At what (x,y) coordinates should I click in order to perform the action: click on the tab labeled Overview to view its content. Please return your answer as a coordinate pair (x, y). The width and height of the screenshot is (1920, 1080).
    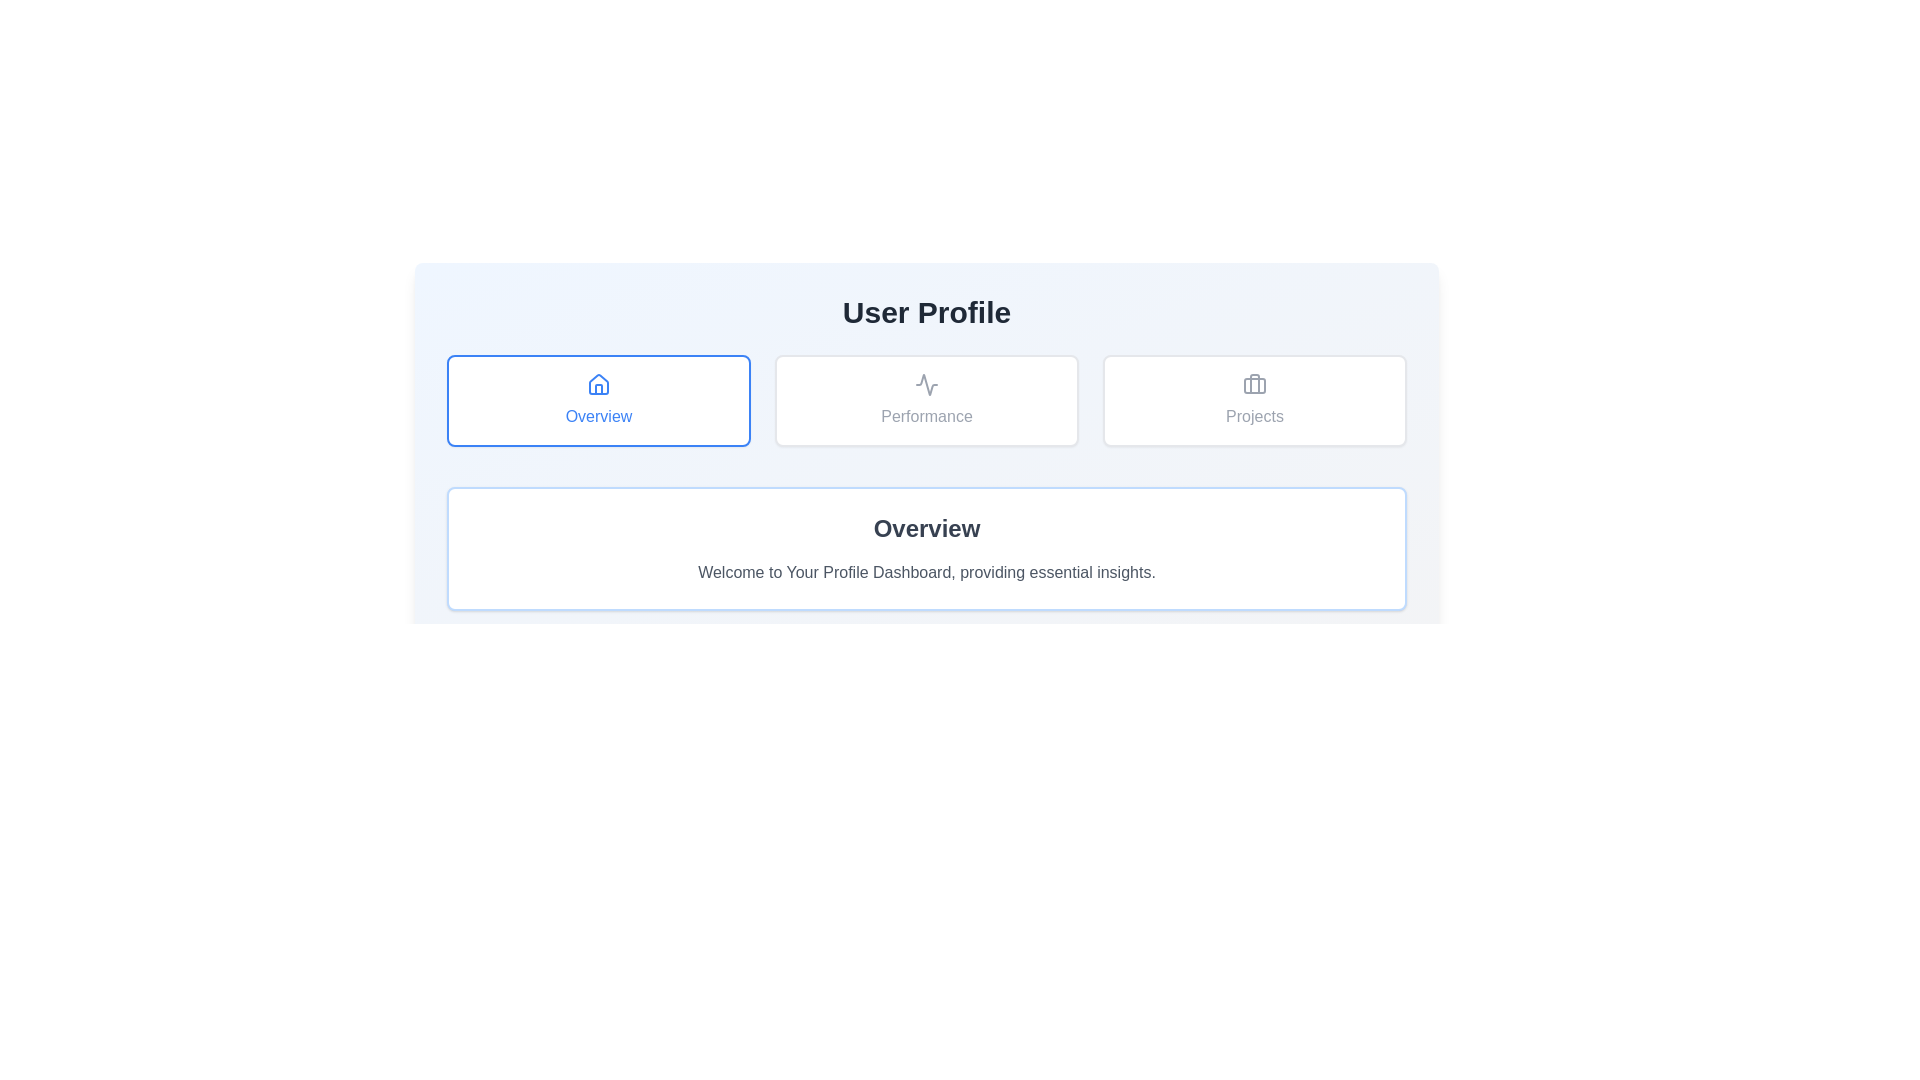
    Looking at the image, I should click on (598, 401).